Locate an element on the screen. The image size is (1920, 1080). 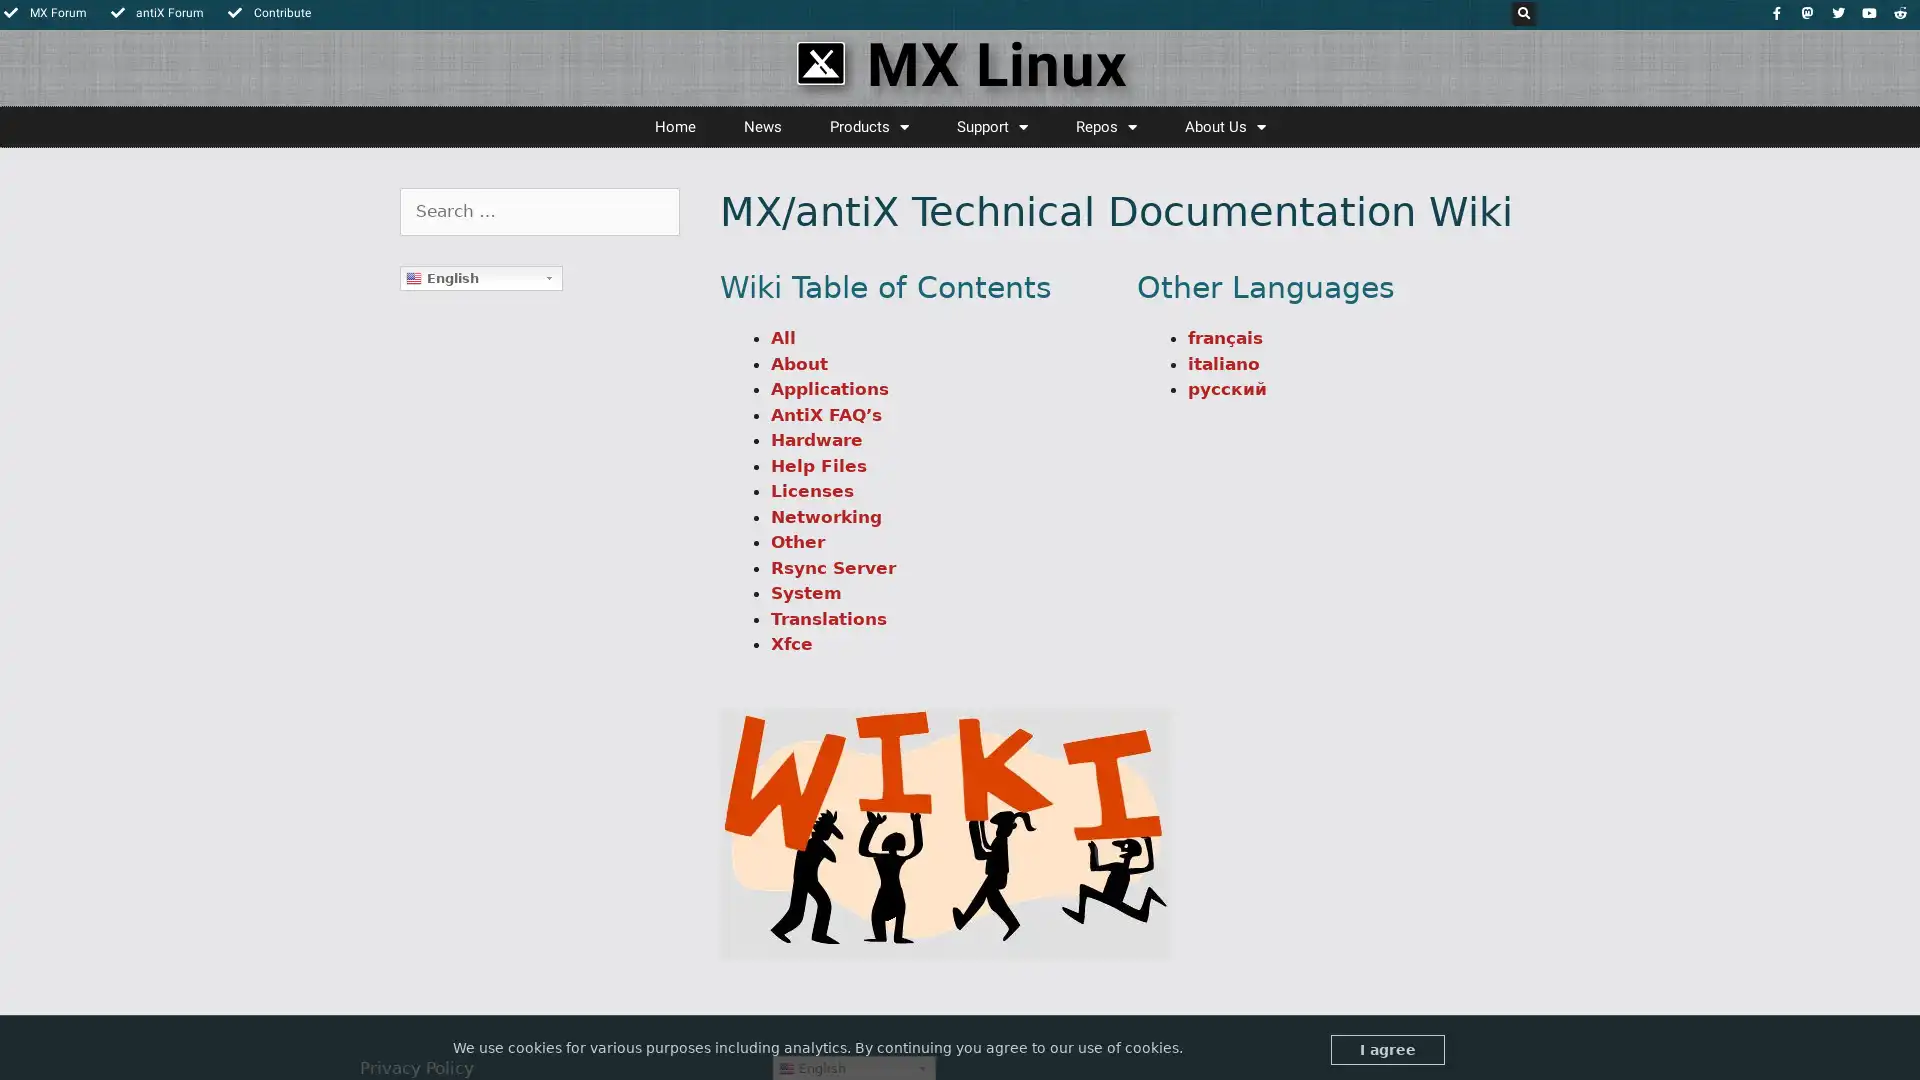
I agree is located at coordinates (1386, 1048).